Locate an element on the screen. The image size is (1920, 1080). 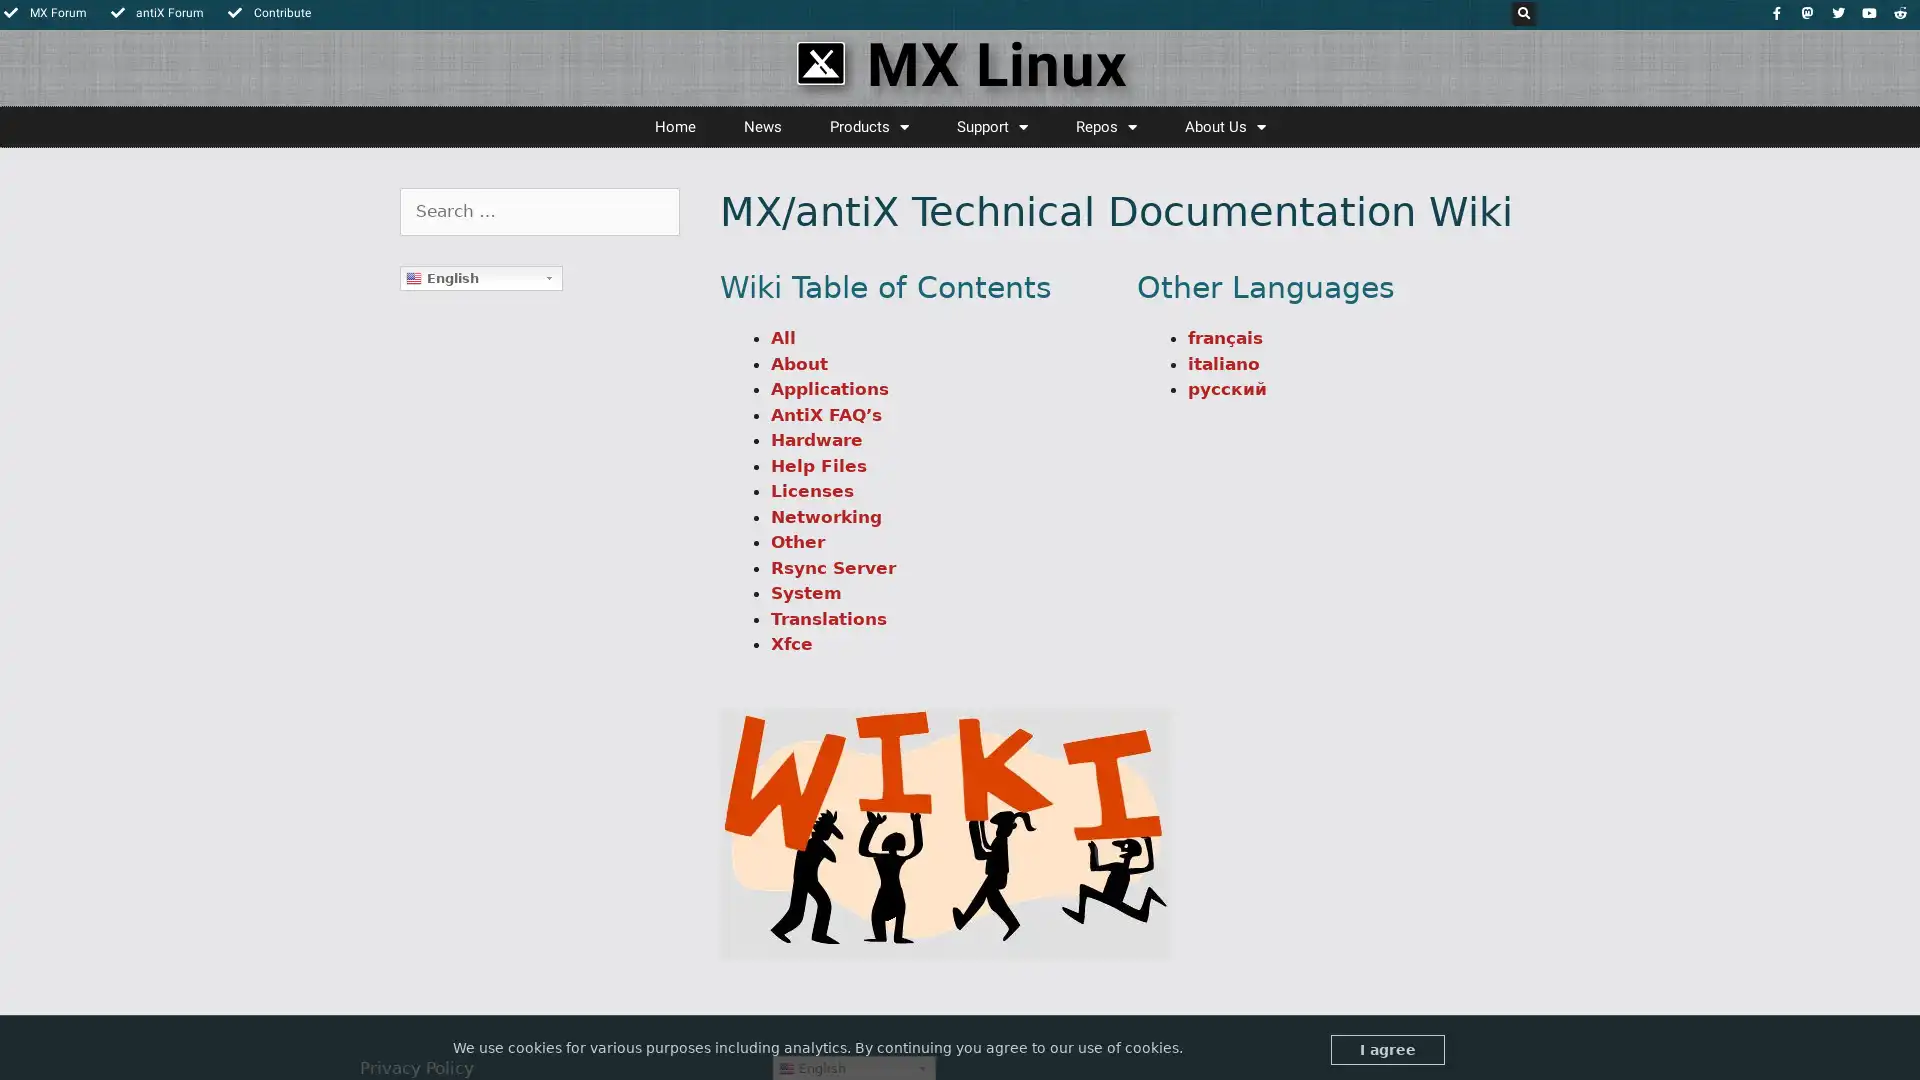
I agree is located at coordinates (1386, 1048).